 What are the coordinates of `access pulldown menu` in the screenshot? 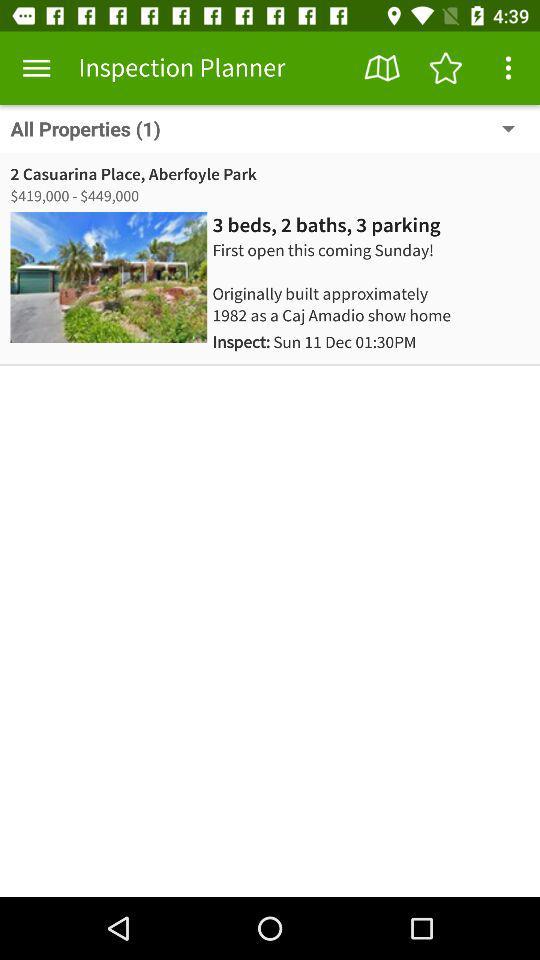 It's located at (508, 68).